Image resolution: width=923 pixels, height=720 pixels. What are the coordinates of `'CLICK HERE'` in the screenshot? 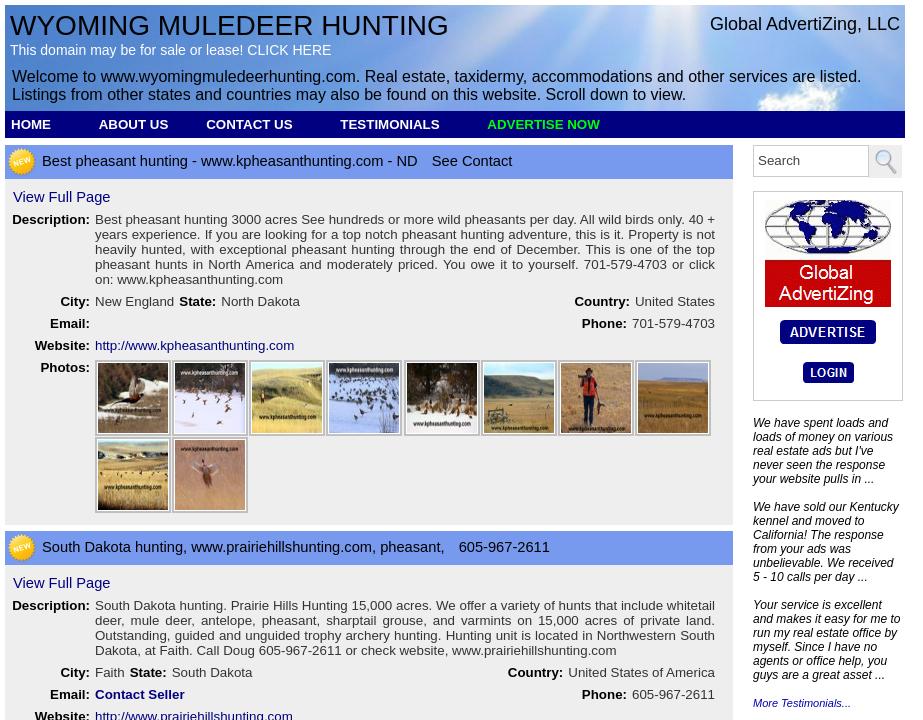 It's located at (288, 48).